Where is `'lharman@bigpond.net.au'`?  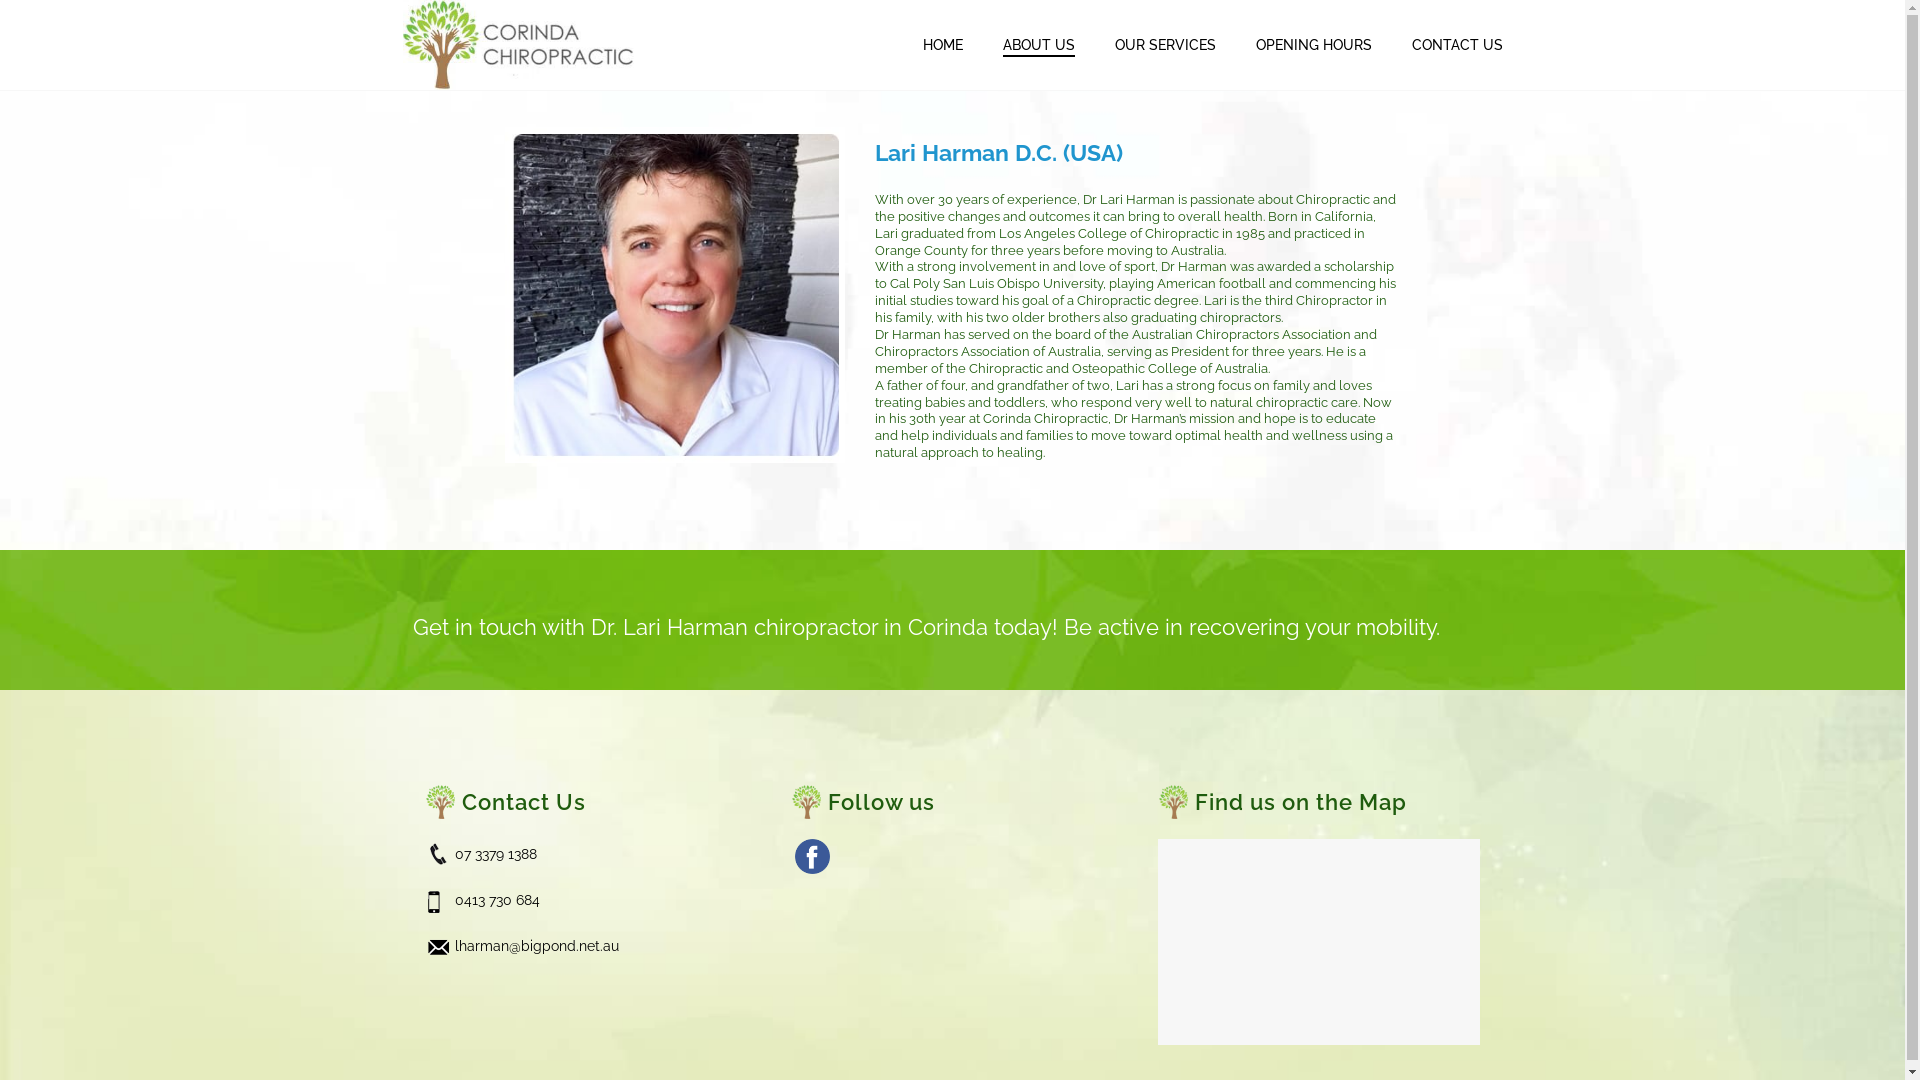
'lharman@bigpond.net.au' is located at coordinates (536, 945).